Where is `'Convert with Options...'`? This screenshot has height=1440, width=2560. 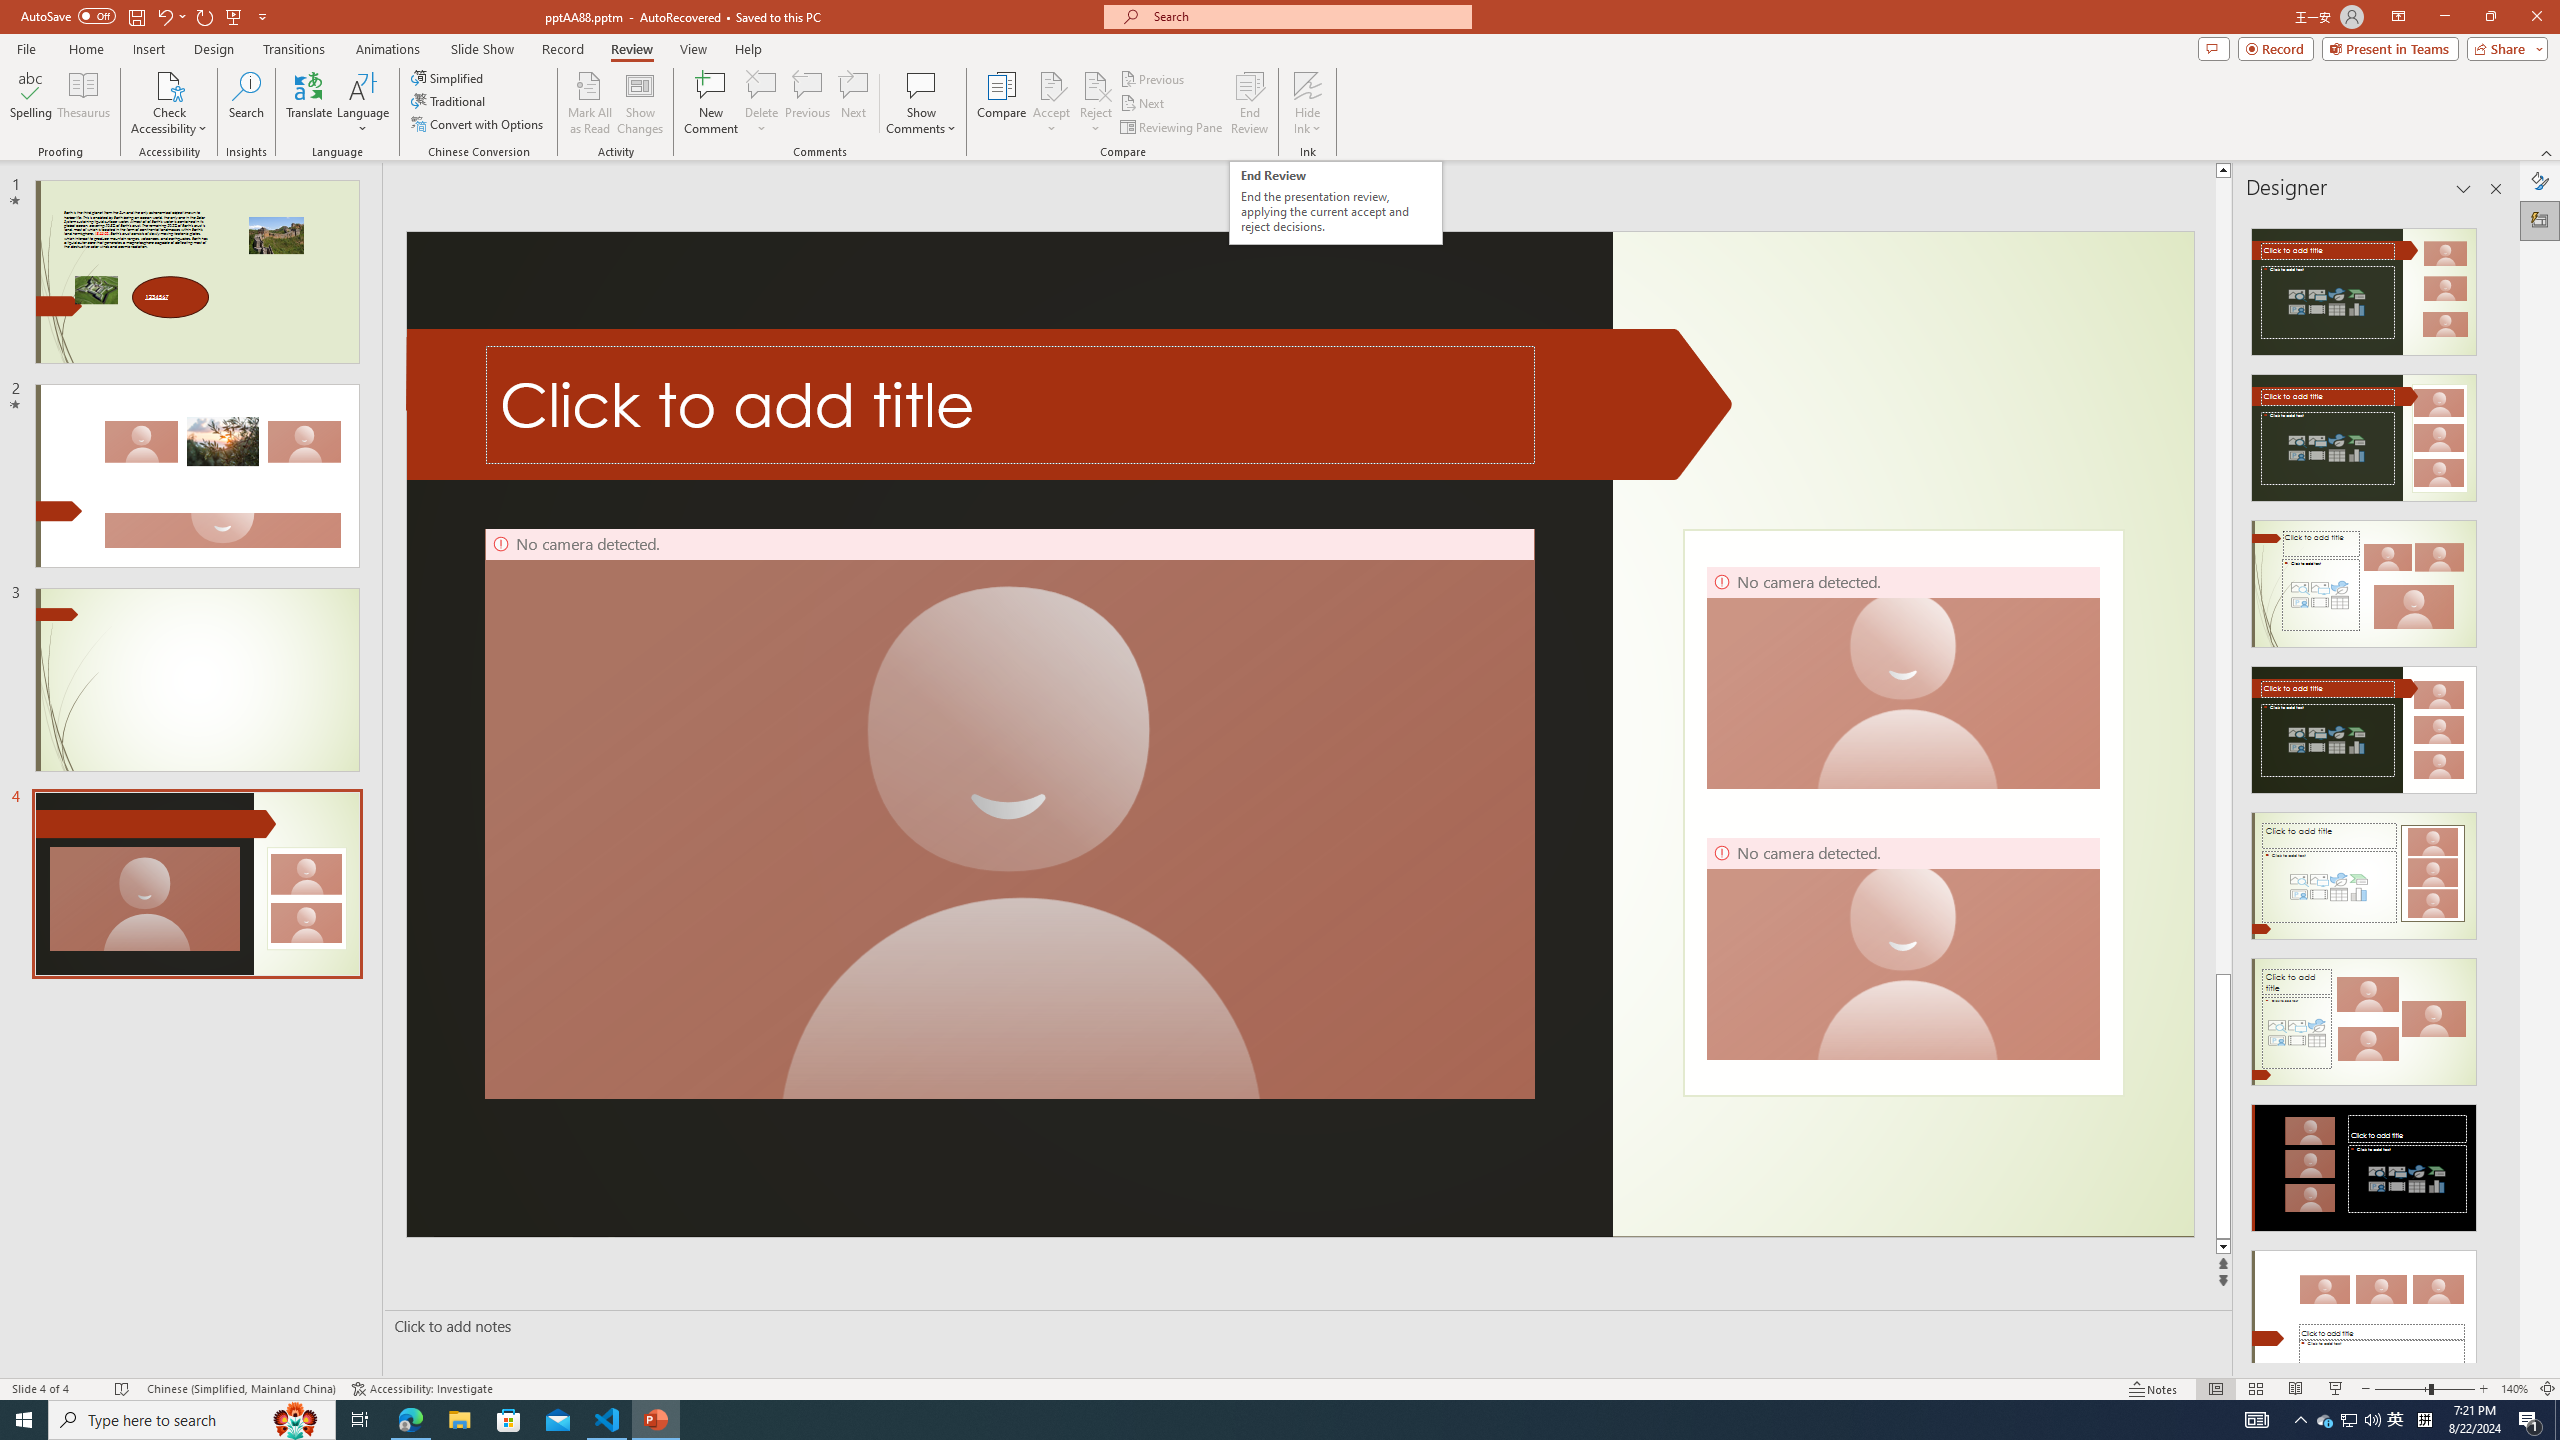 'Convert with Options...' is located at coordinates (477, 122).